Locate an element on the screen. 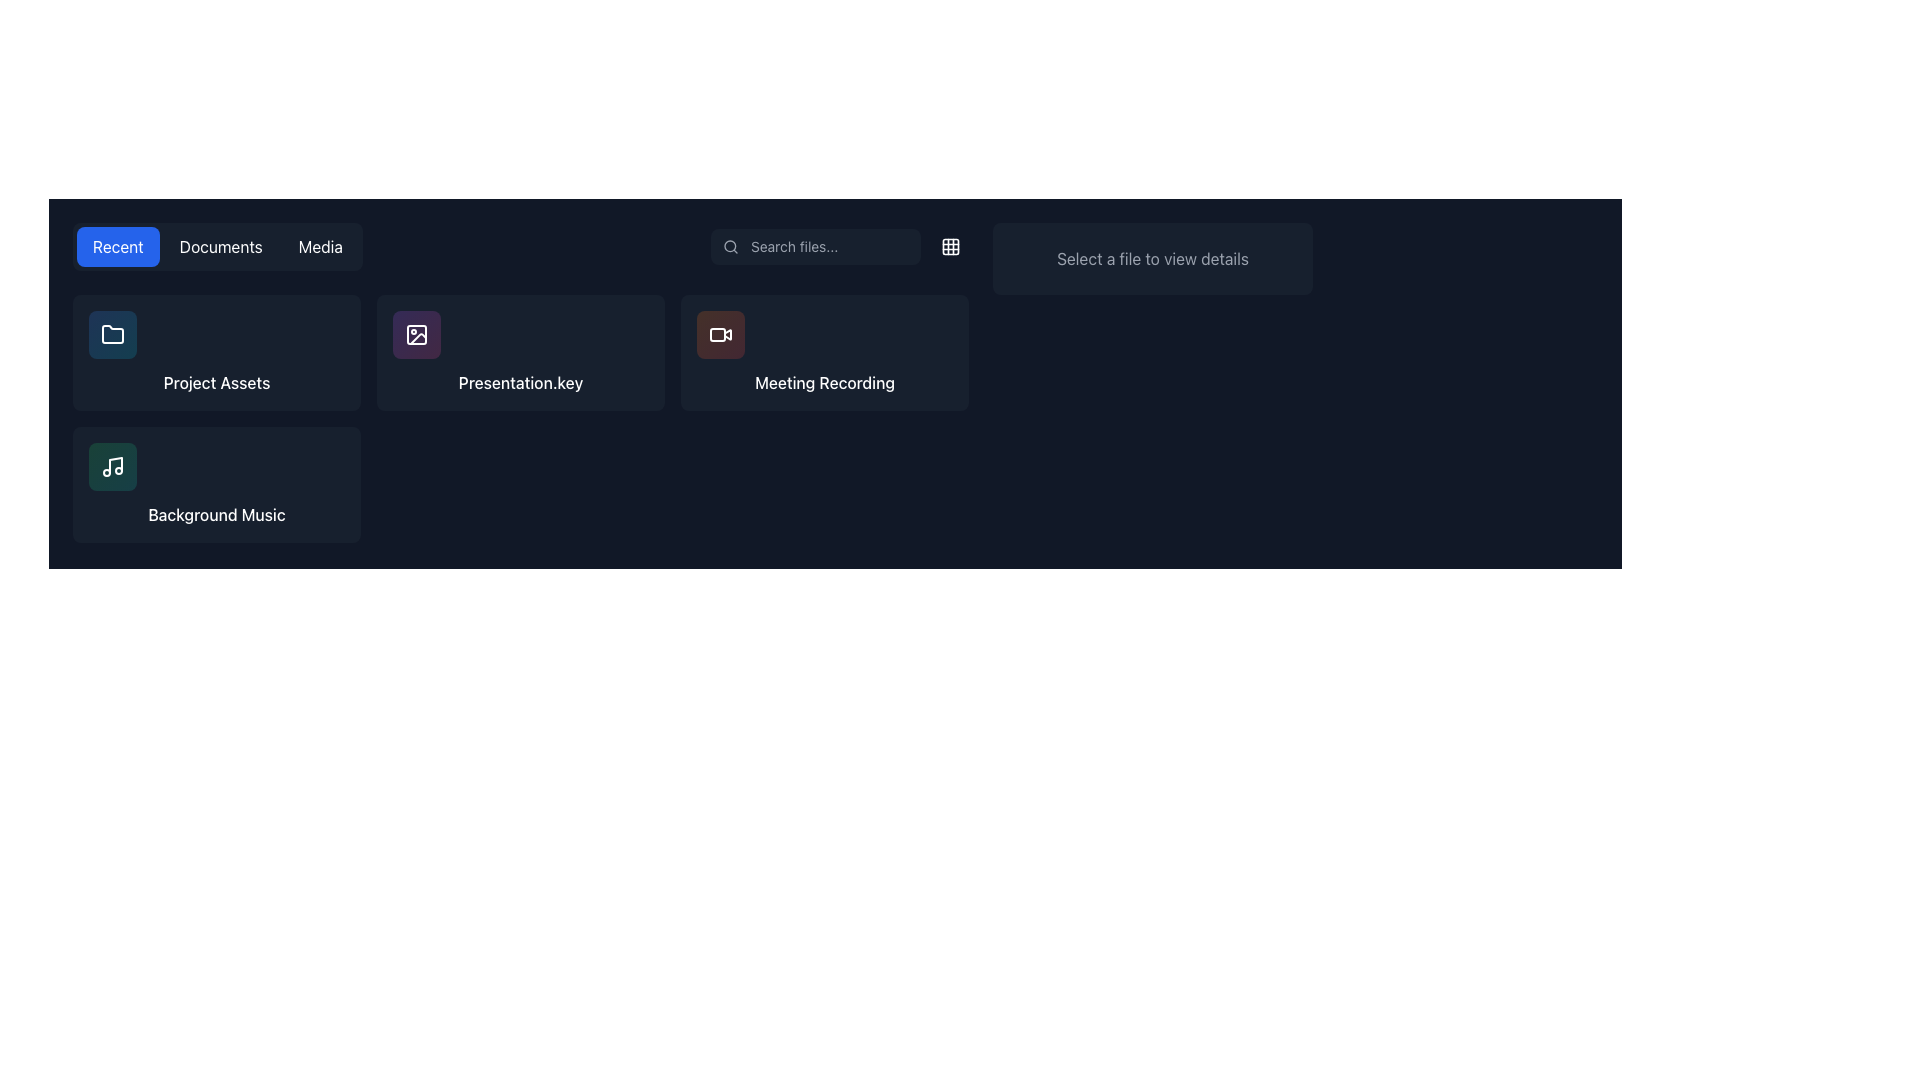 The image size is (1920, 1080). the 'Documents' button, which is a rectangular button with rounded corners and a dark background is located at coordinates (221, 245).